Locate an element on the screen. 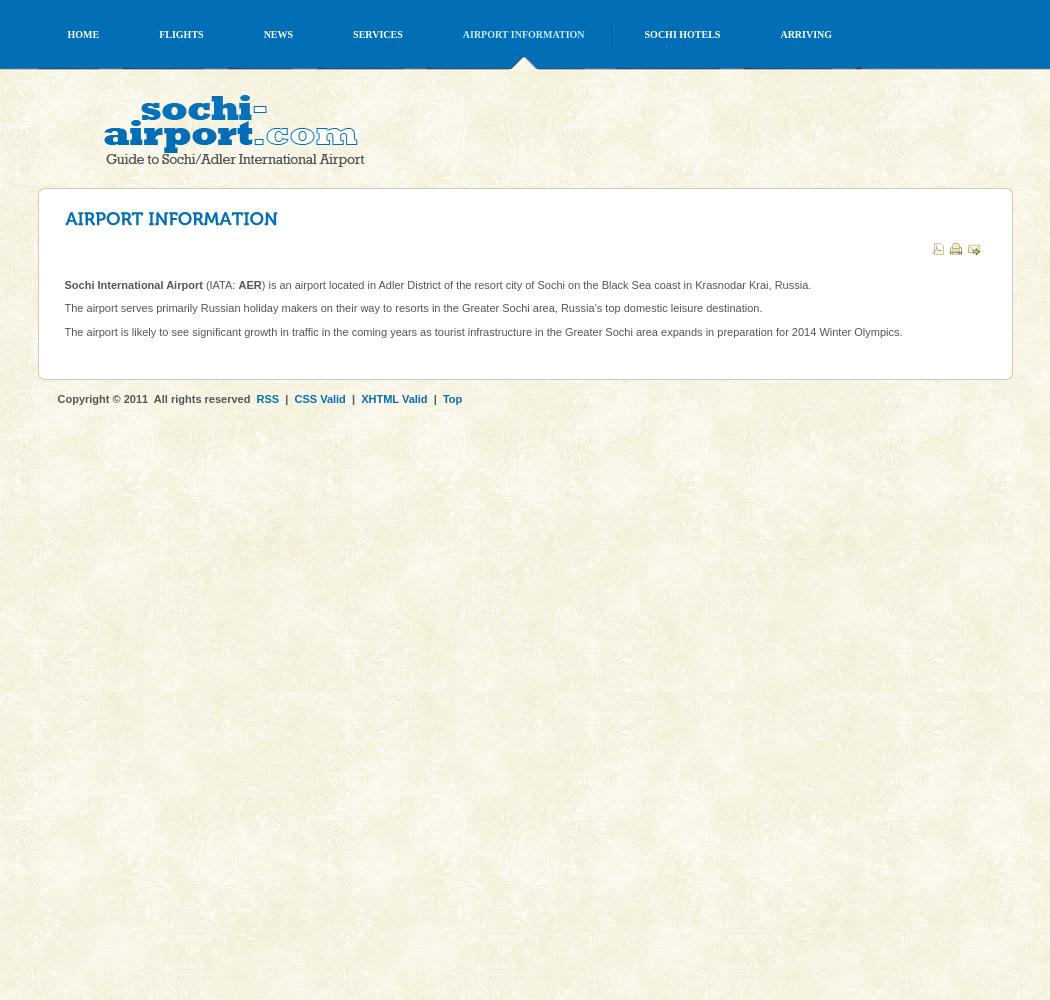 Image resolution: width=1050 pixels, height=1000 pixels. 'The airport is likely to see significant growth in traffic in the coming years as tourist infrastructure in the Greater Sochi area expands in preparation for 2014 Winter Olympics.' is located at coordinates (483, 330).